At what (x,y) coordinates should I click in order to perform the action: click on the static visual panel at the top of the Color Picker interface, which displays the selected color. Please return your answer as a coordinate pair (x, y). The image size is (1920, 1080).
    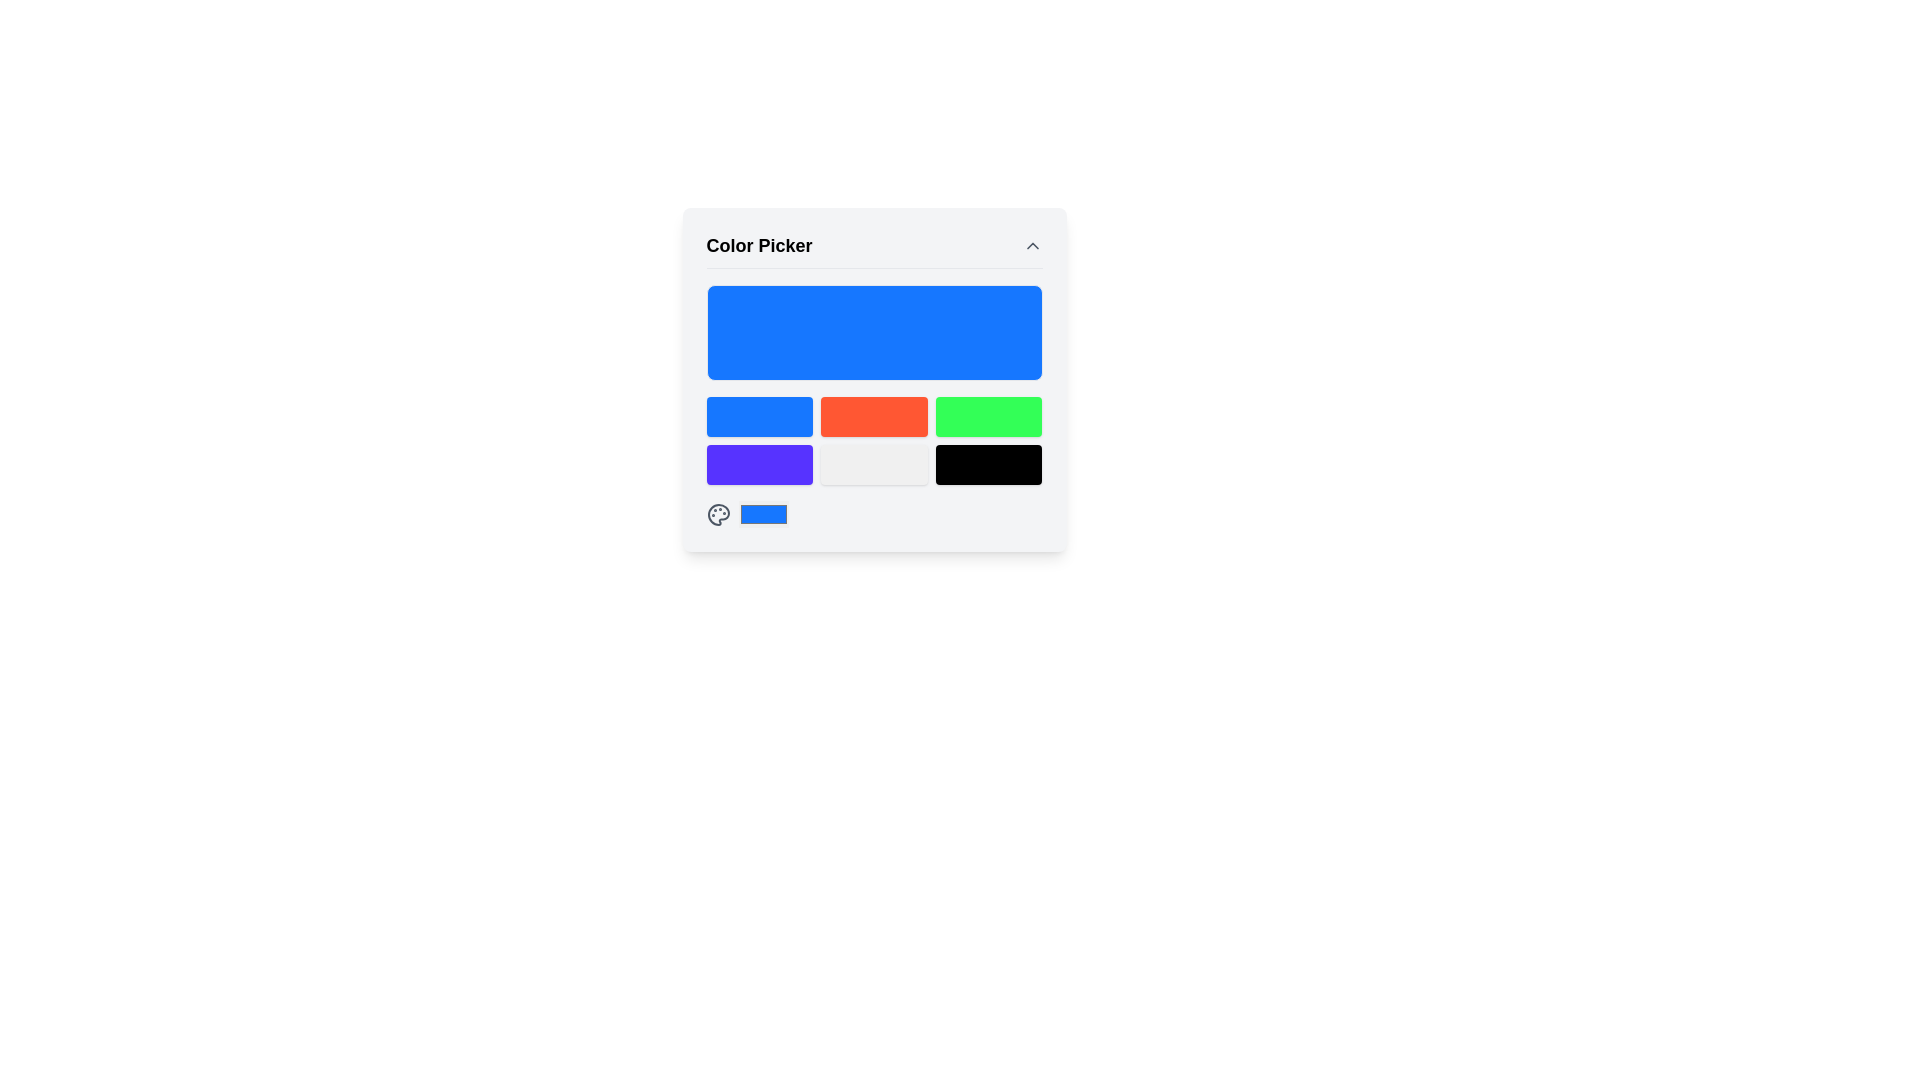
    Looking at the image, I should click on (874, 331).